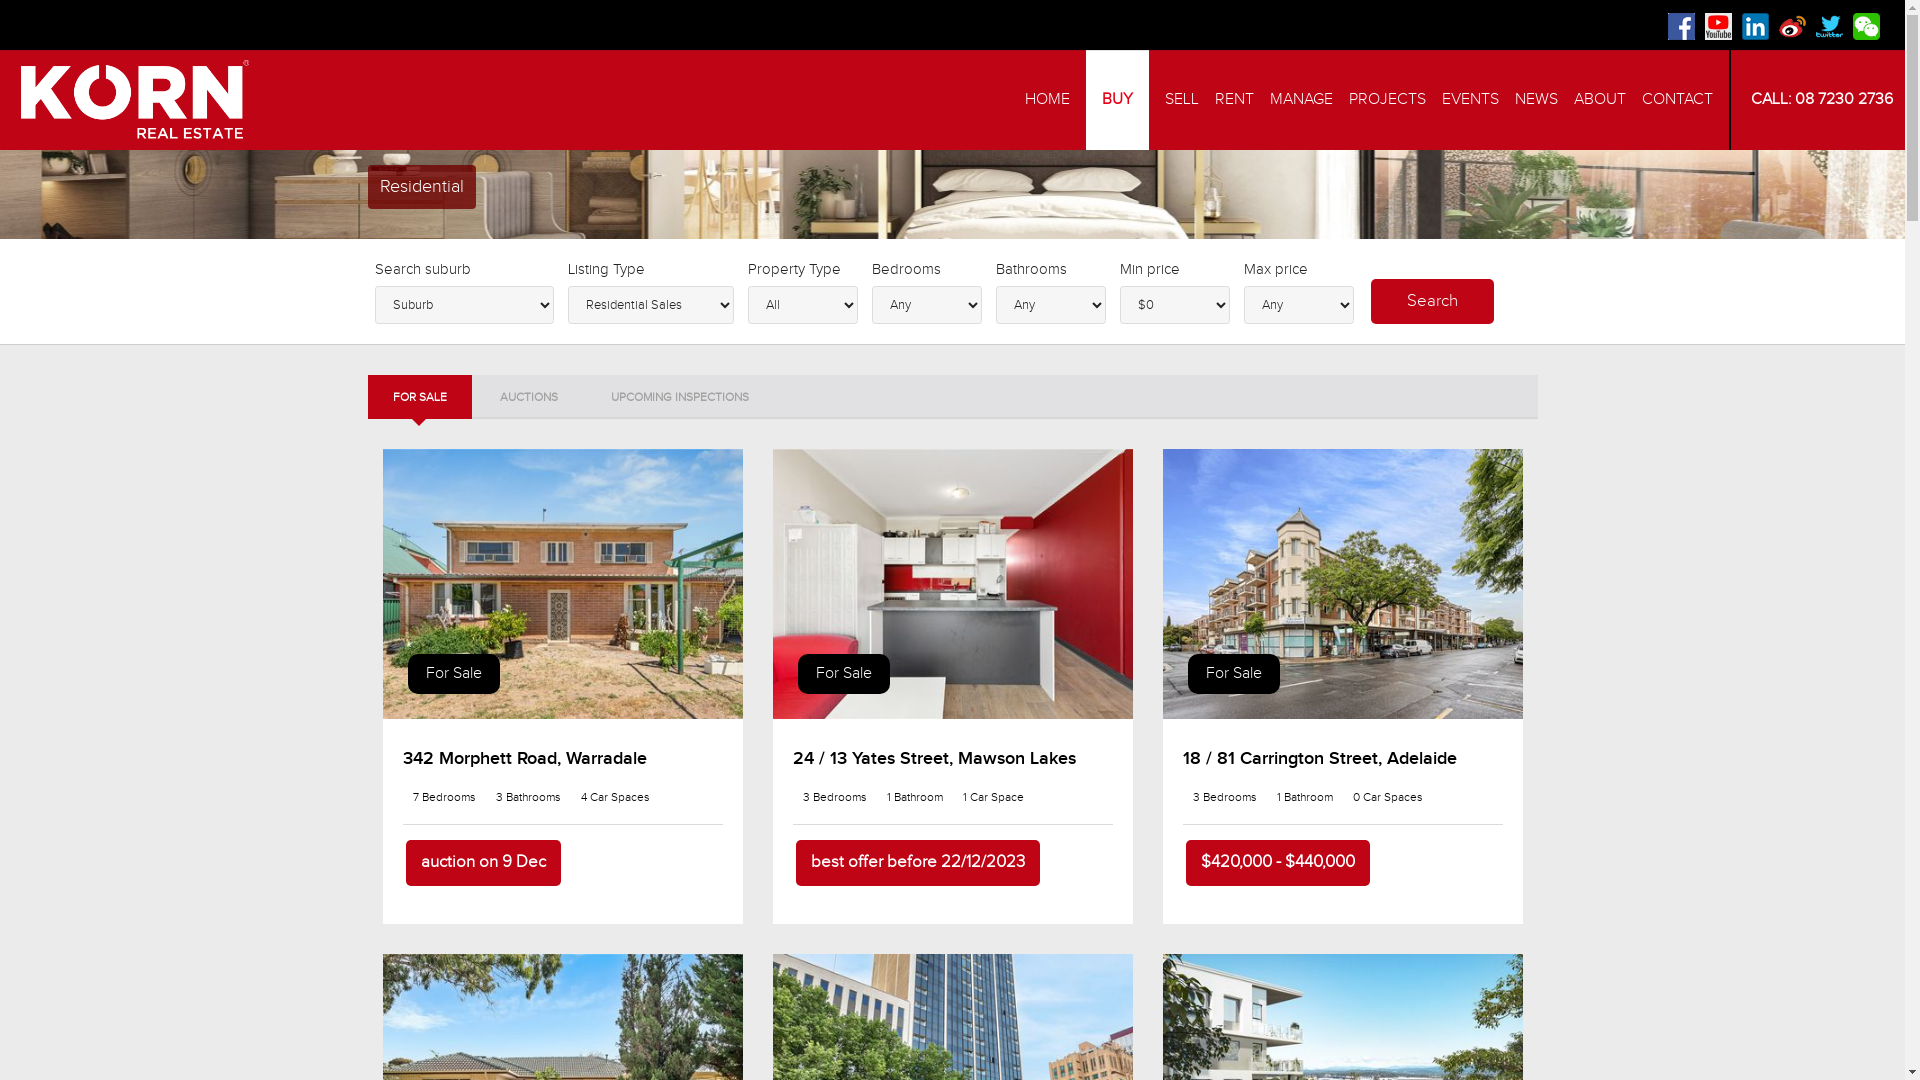 Image resolution: width=1920 pixels, height=1080 pixels. What do you see at coordinates (1233, 100) in the screenshot?
I see `'RENT'` at bounding box center [1233, 100].